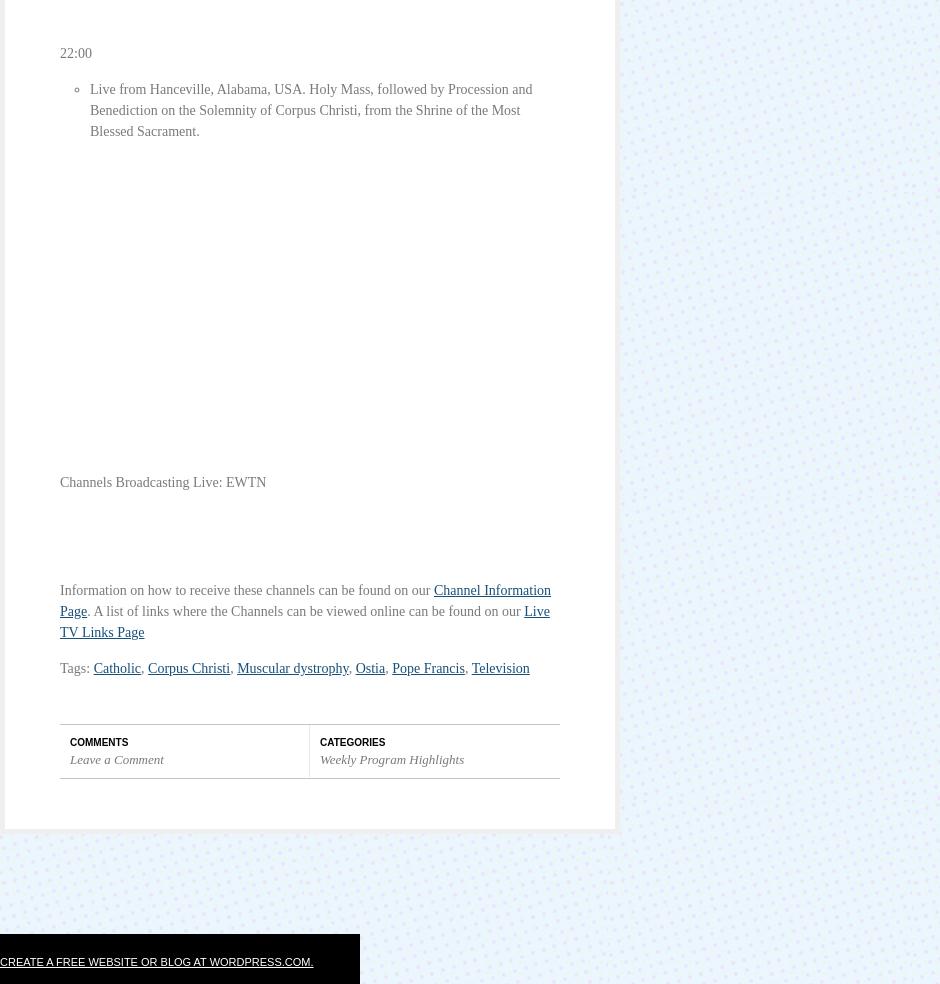  What do you see at coordinates (291, 668) in the screenshot?
I see `'Muscular dystrophy'` at bounding box center [291, 668].